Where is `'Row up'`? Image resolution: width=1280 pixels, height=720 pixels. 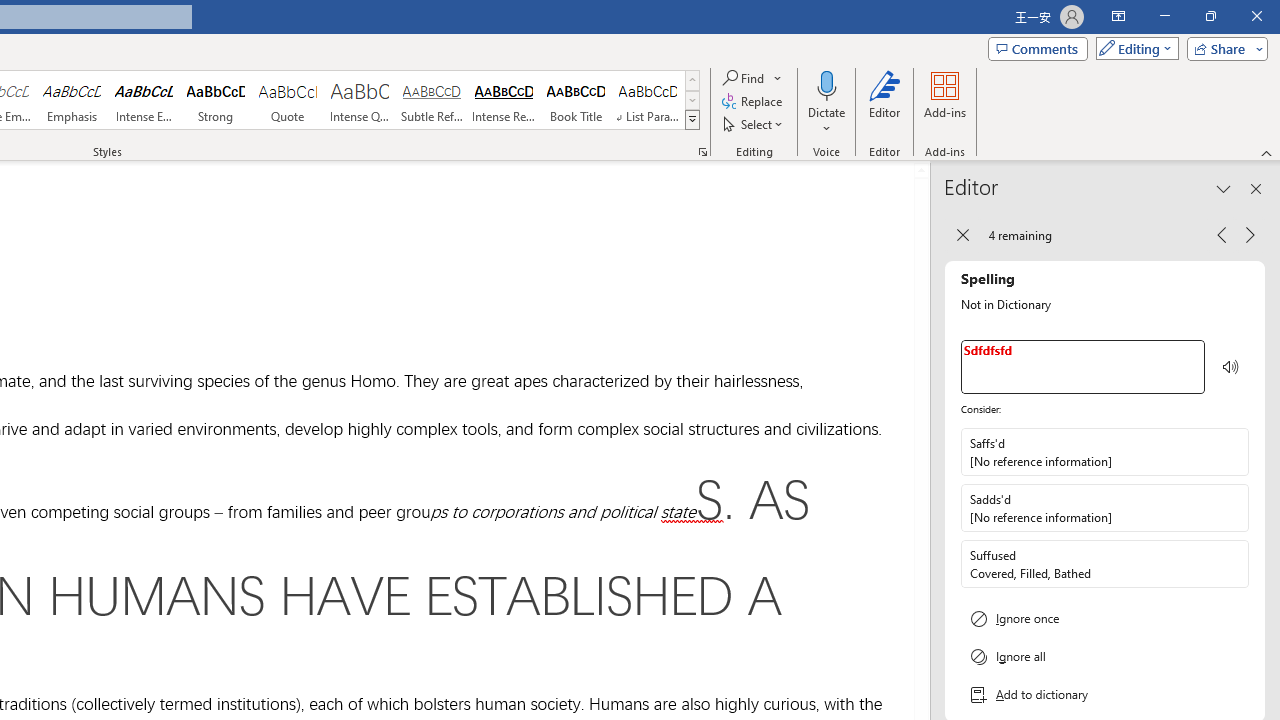 'Row up' is located at coordinates (692, 79).